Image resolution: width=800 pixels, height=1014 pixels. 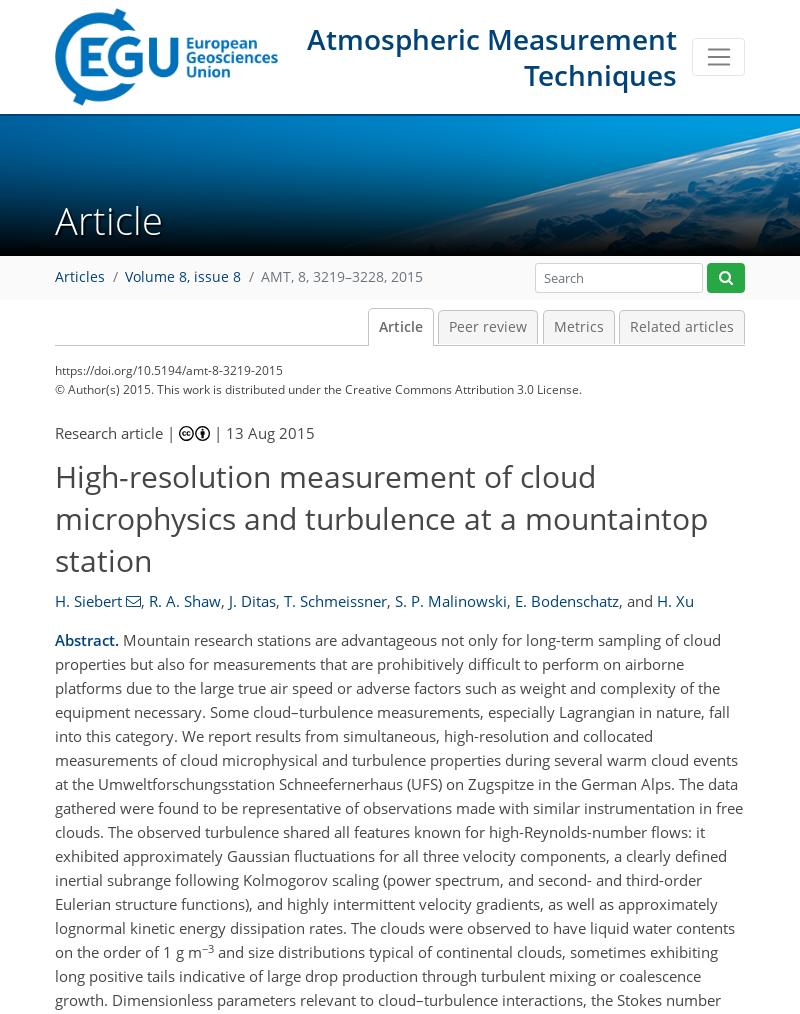 I want to click on 'H. Xu', so click(x=674, y=600).